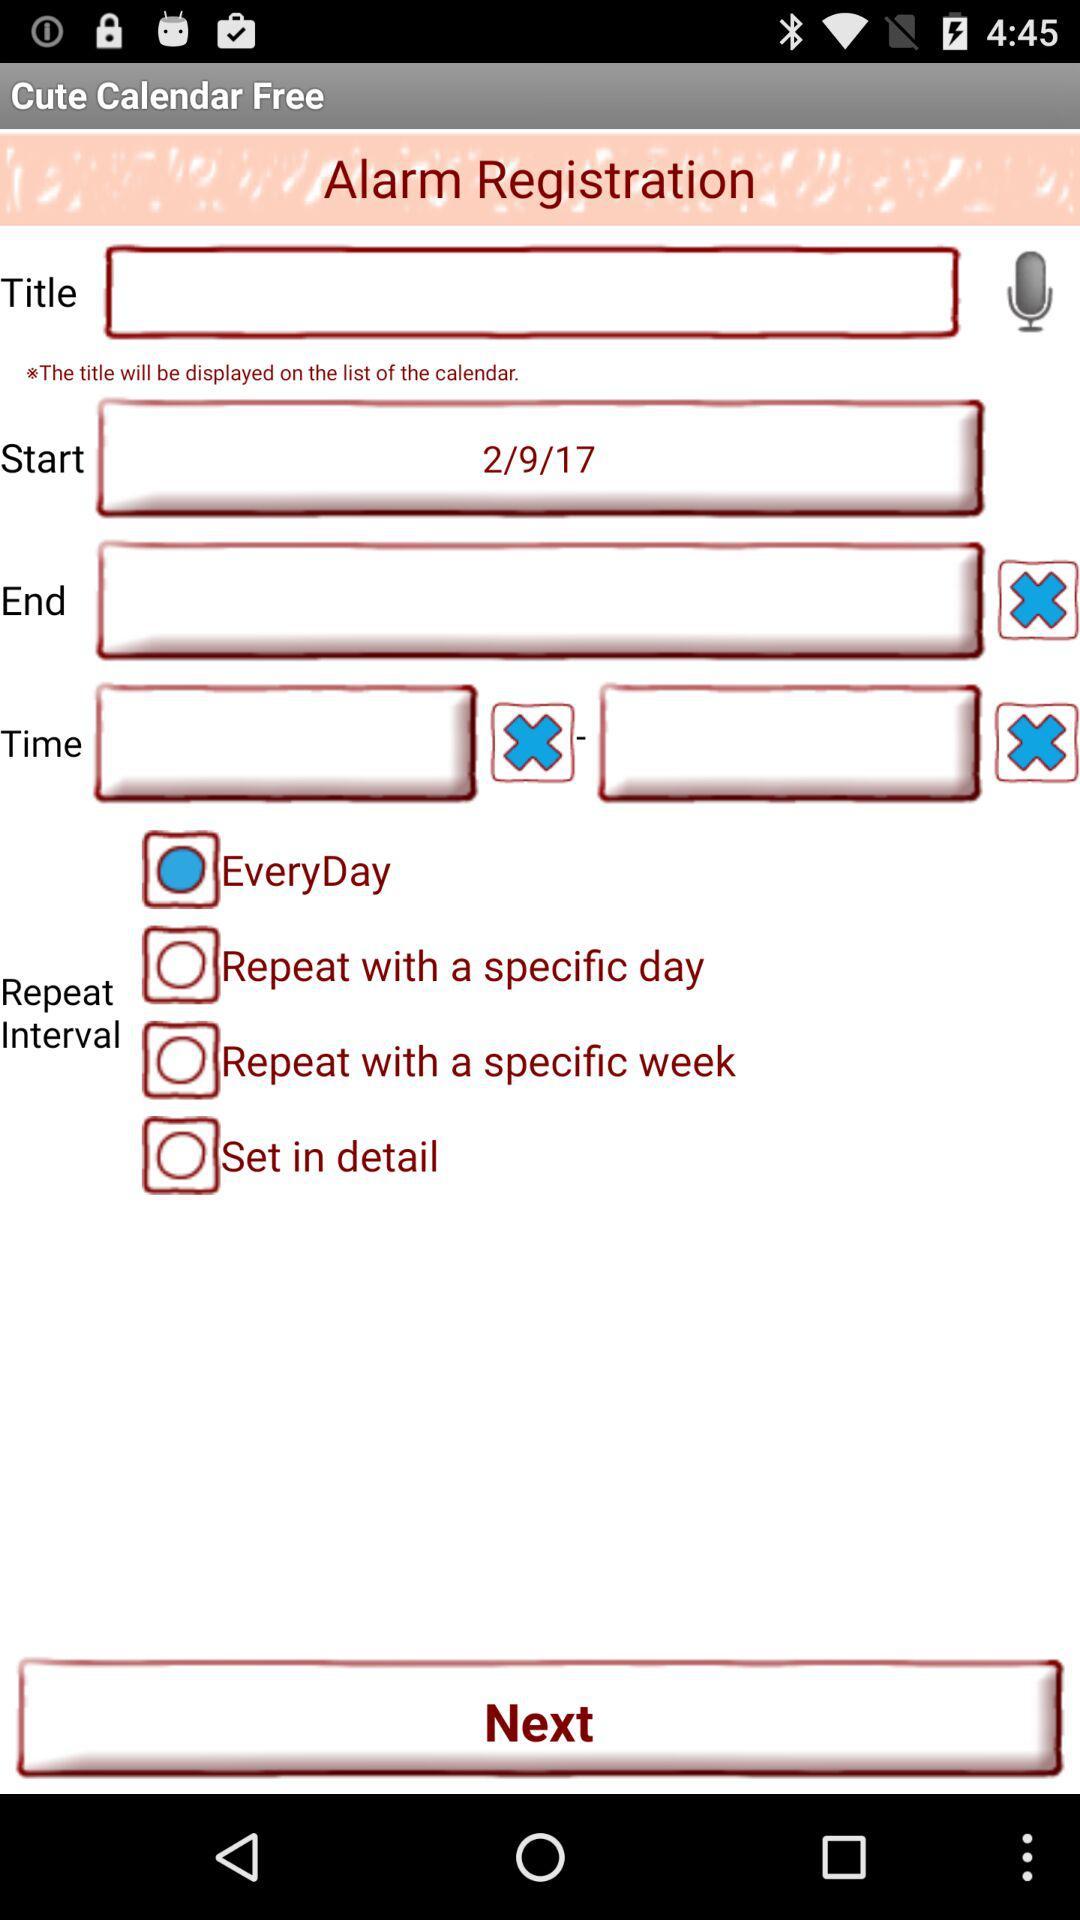  I want to click on voice input, so click(1029, 290).